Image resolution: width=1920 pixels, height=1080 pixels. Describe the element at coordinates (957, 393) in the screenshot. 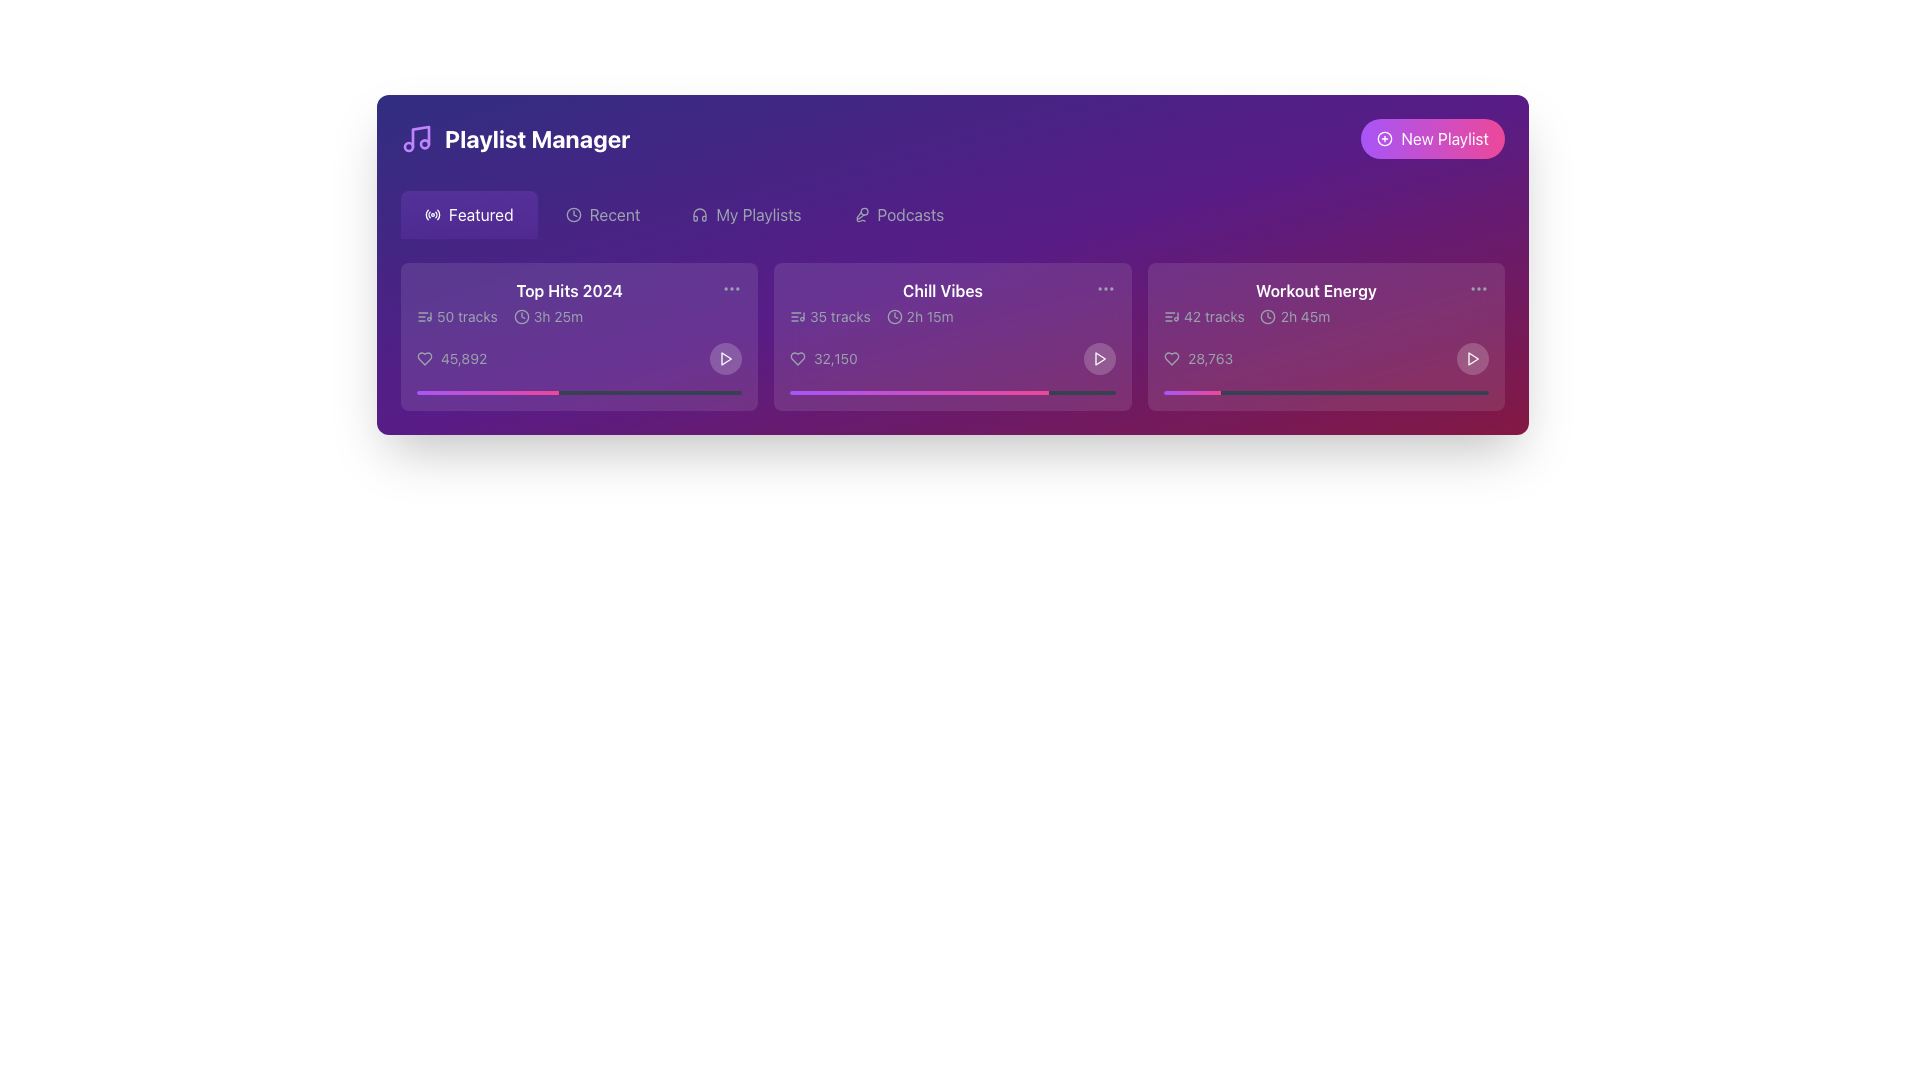

I see `the position on the slider` at that location.